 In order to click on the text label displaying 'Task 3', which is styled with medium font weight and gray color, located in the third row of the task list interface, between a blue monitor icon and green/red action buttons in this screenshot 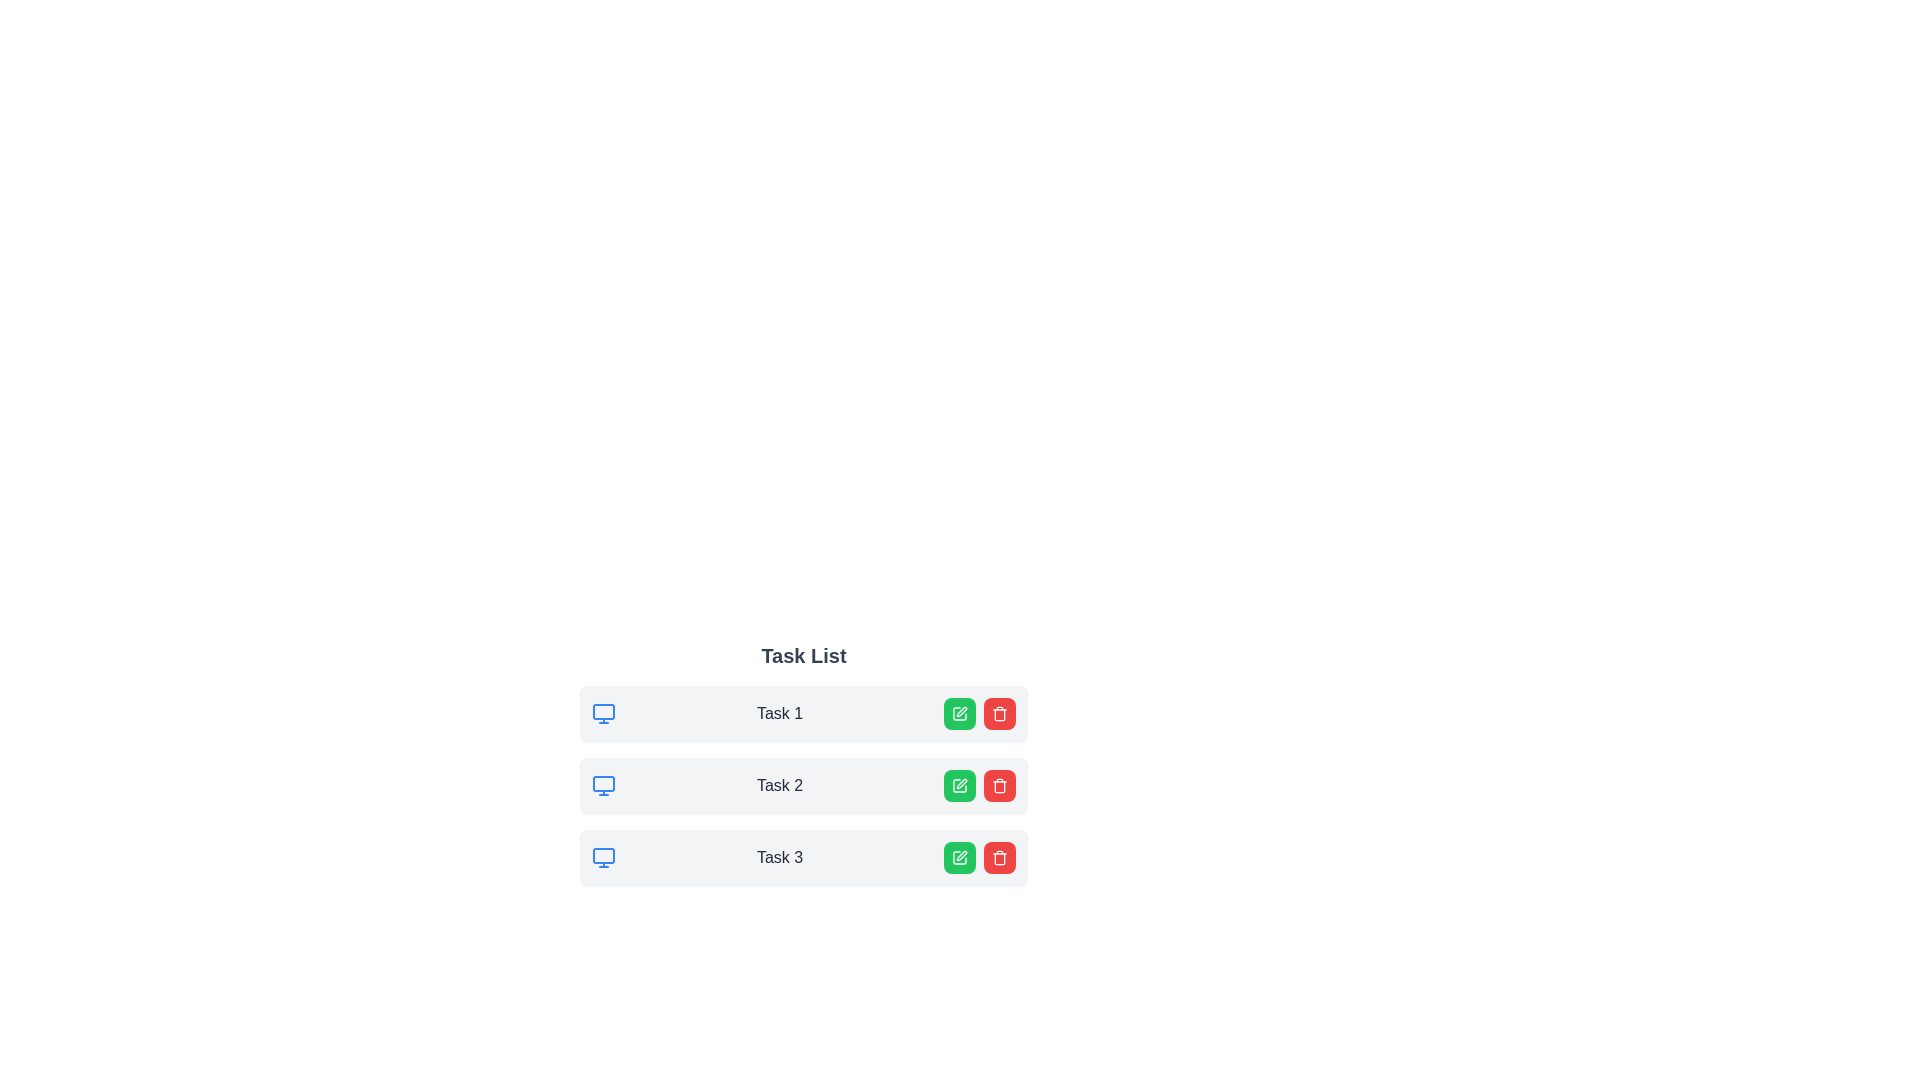, I will do `click(778, 856)`.